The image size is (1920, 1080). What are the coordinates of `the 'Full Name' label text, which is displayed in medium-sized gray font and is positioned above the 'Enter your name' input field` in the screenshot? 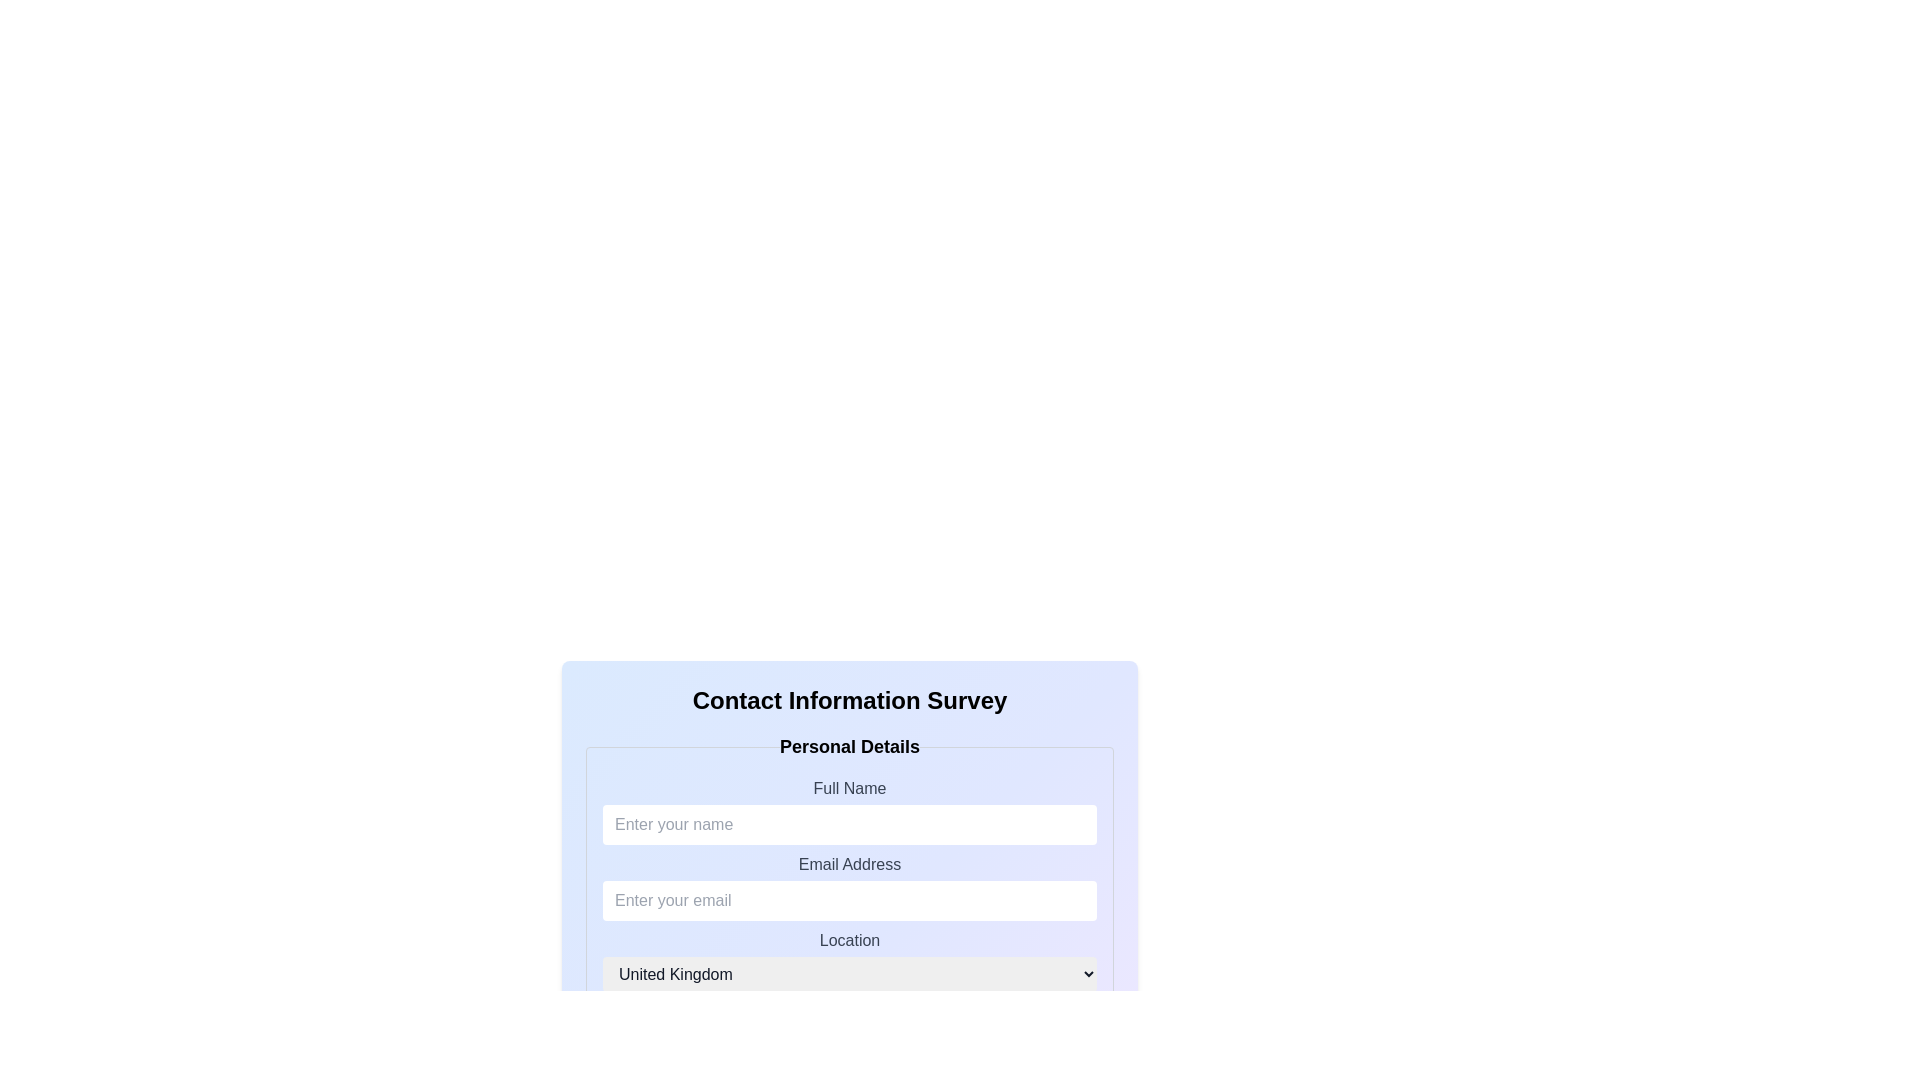 It's located at (849, 787).